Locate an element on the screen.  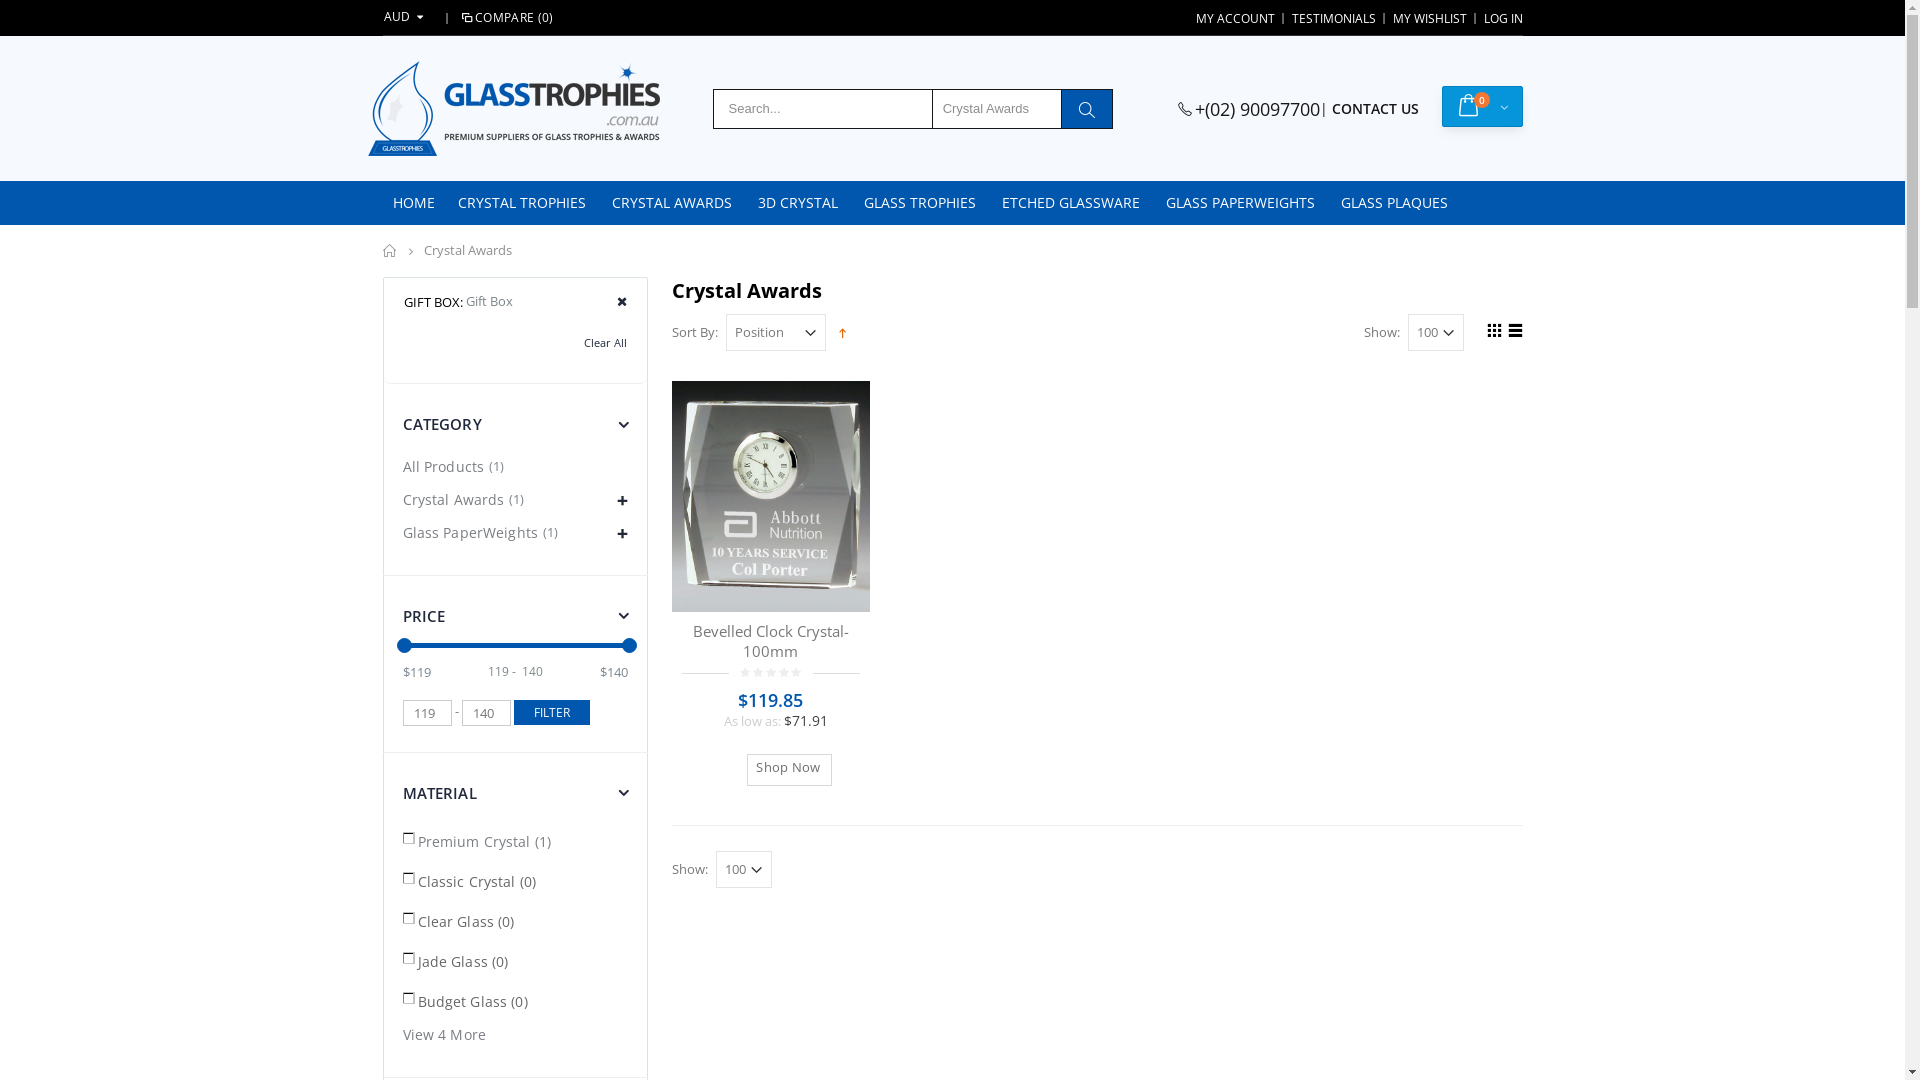
'Set Descending Direction' is located at coordinates (842, 330).